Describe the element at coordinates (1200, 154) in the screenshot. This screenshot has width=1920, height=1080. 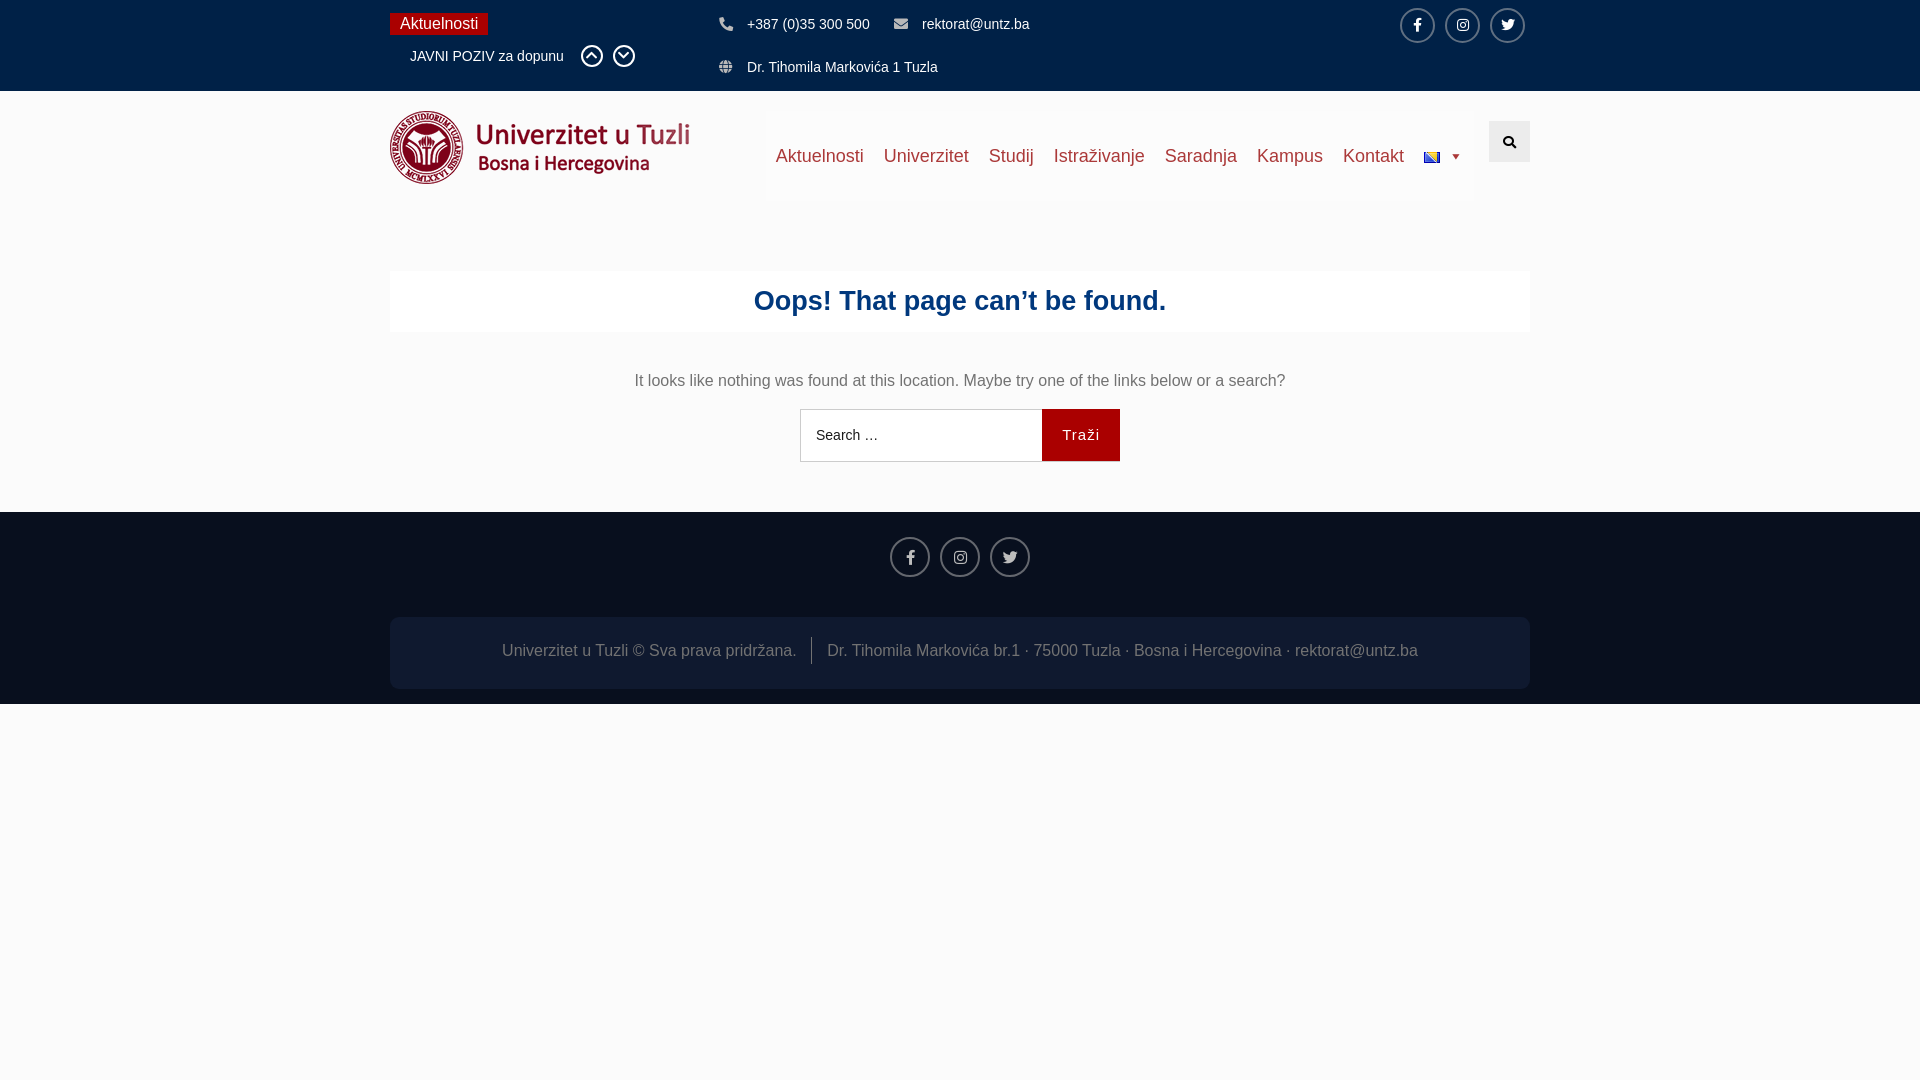
I see `'Saradnja'` at that location.